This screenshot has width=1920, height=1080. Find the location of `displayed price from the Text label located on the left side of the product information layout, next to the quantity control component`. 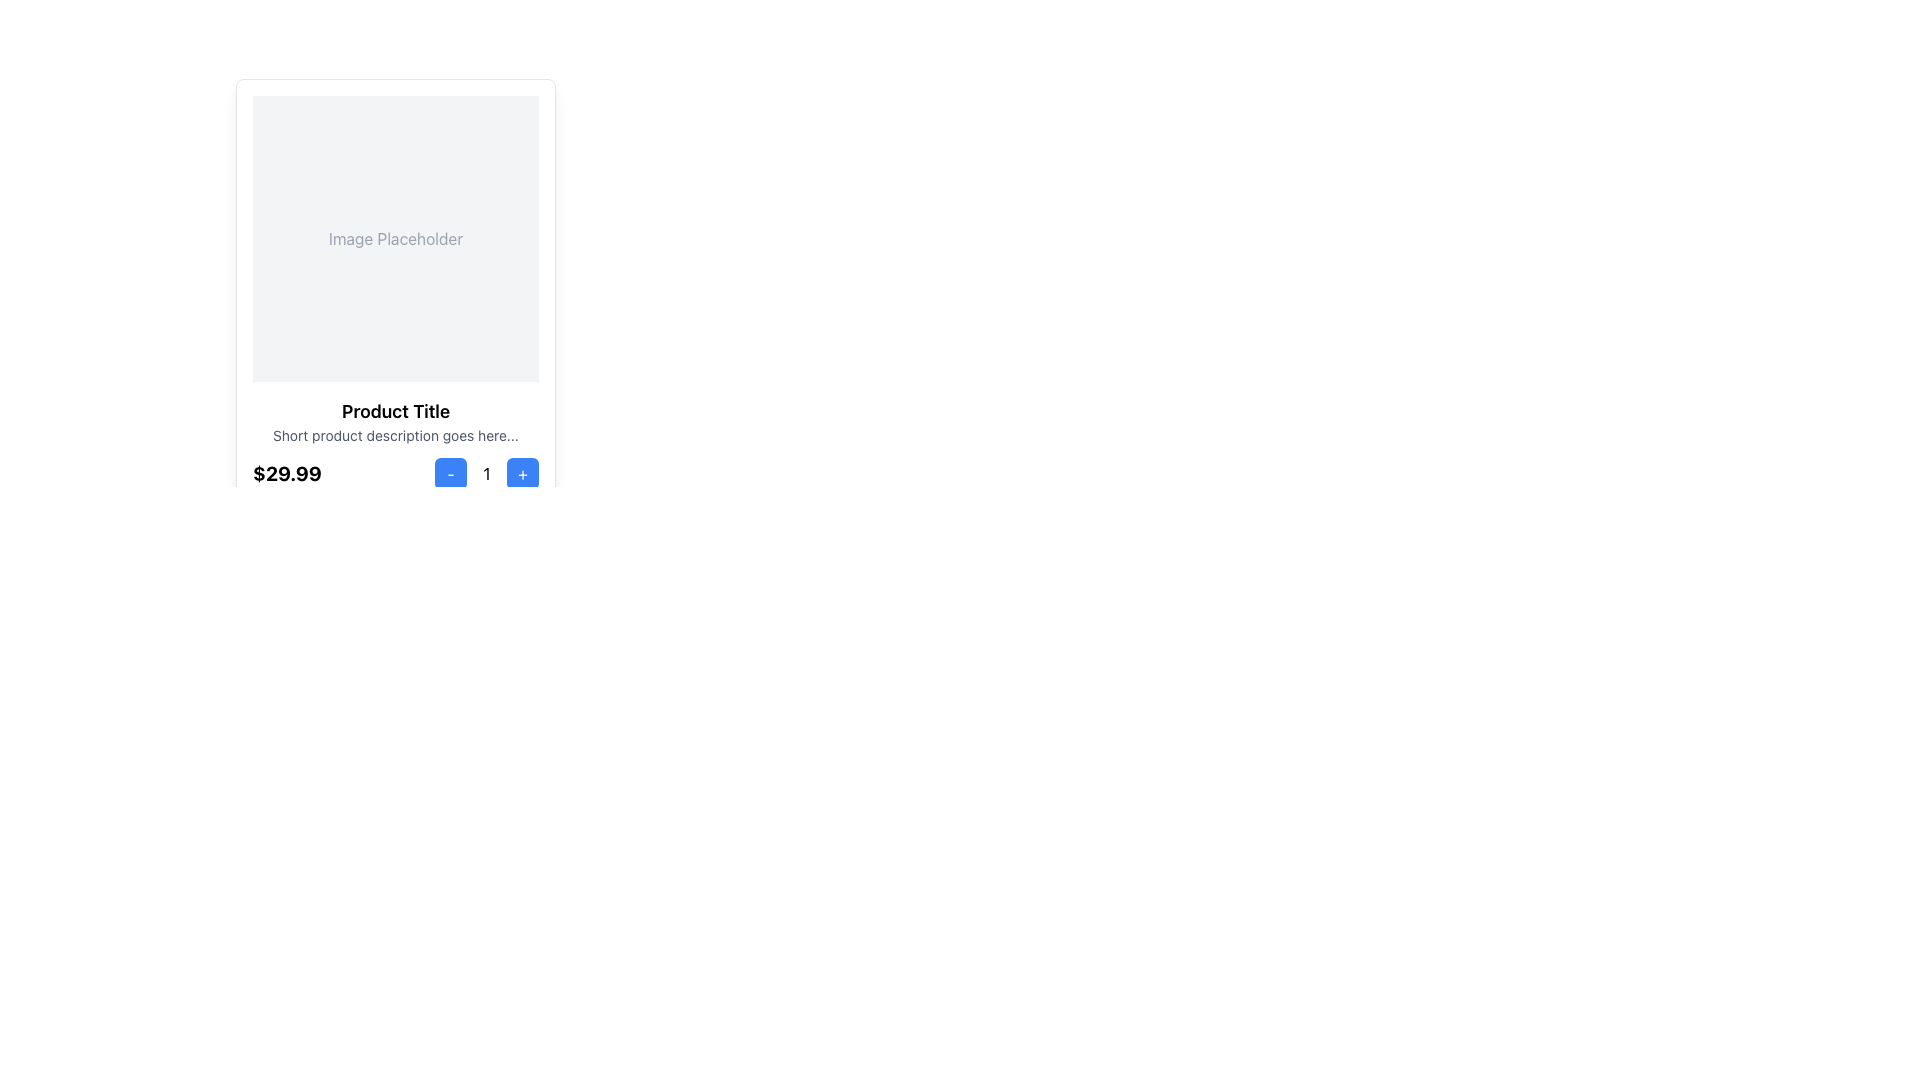

displayed price from the Text label located on the left side of the product information layout, next to the quantity control component is located at coordinates (286, 474).